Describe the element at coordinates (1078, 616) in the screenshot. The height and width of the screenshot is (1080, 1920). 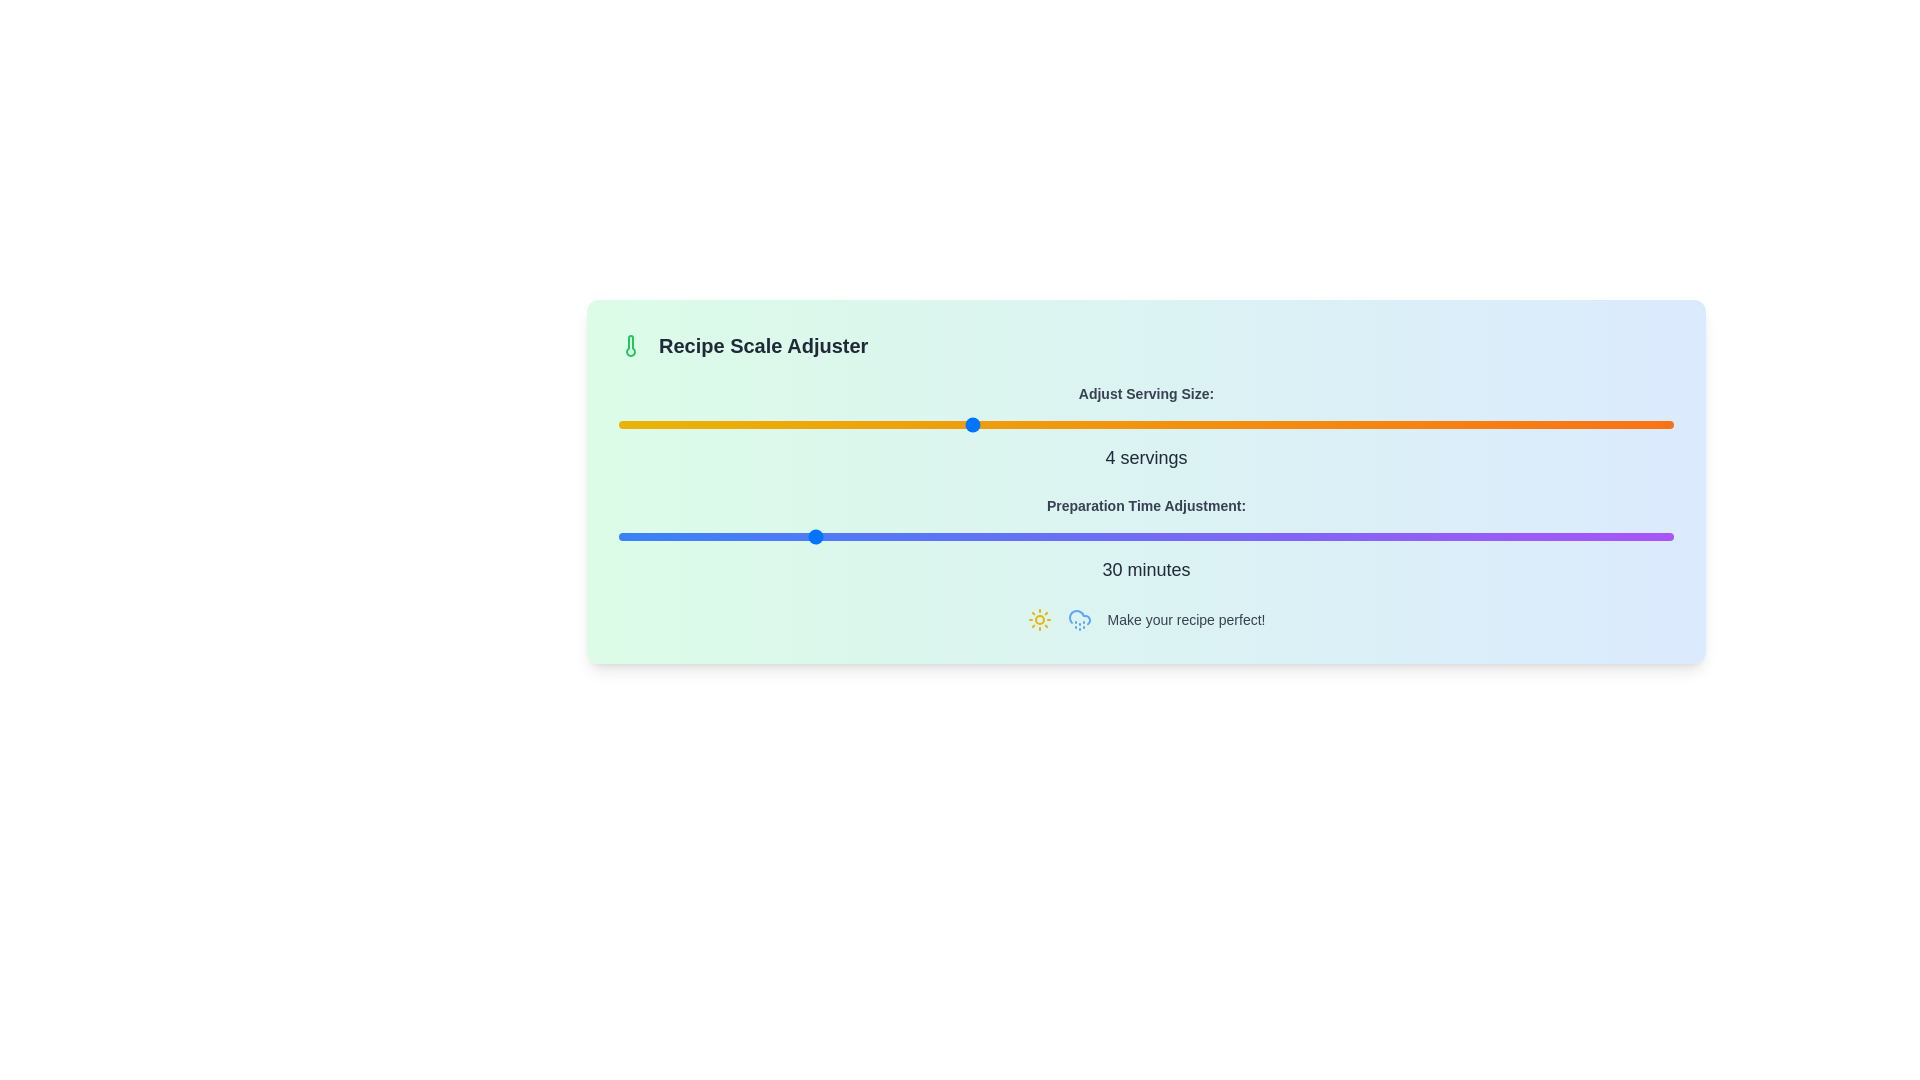
I see `the cloud icon with raindrops, styled in blue, located near the top-left corner of the interface` at that location.